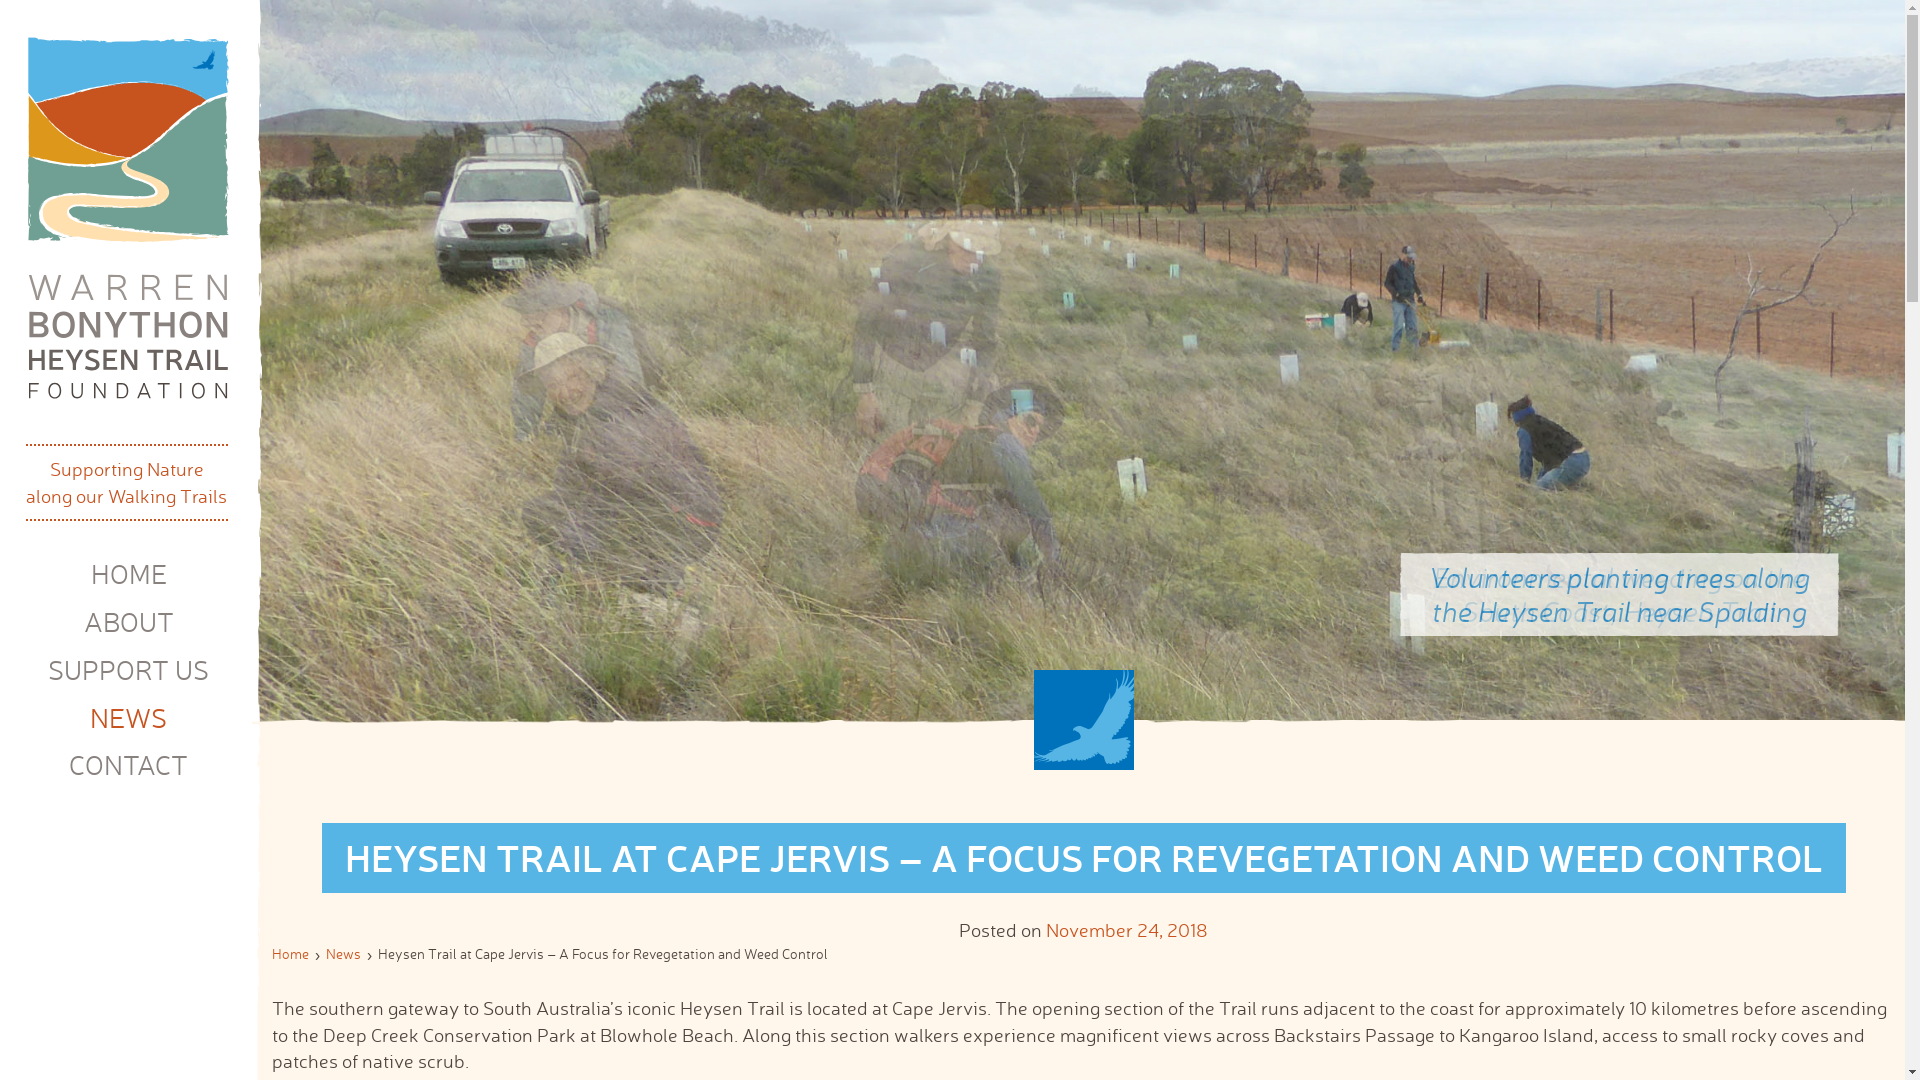 This screenshot has height=1080, width=1920. What do you see at coordinates (127, 670) in the screenshot?
I see `'SUPPORT US'` at bounding box center [127, 670].